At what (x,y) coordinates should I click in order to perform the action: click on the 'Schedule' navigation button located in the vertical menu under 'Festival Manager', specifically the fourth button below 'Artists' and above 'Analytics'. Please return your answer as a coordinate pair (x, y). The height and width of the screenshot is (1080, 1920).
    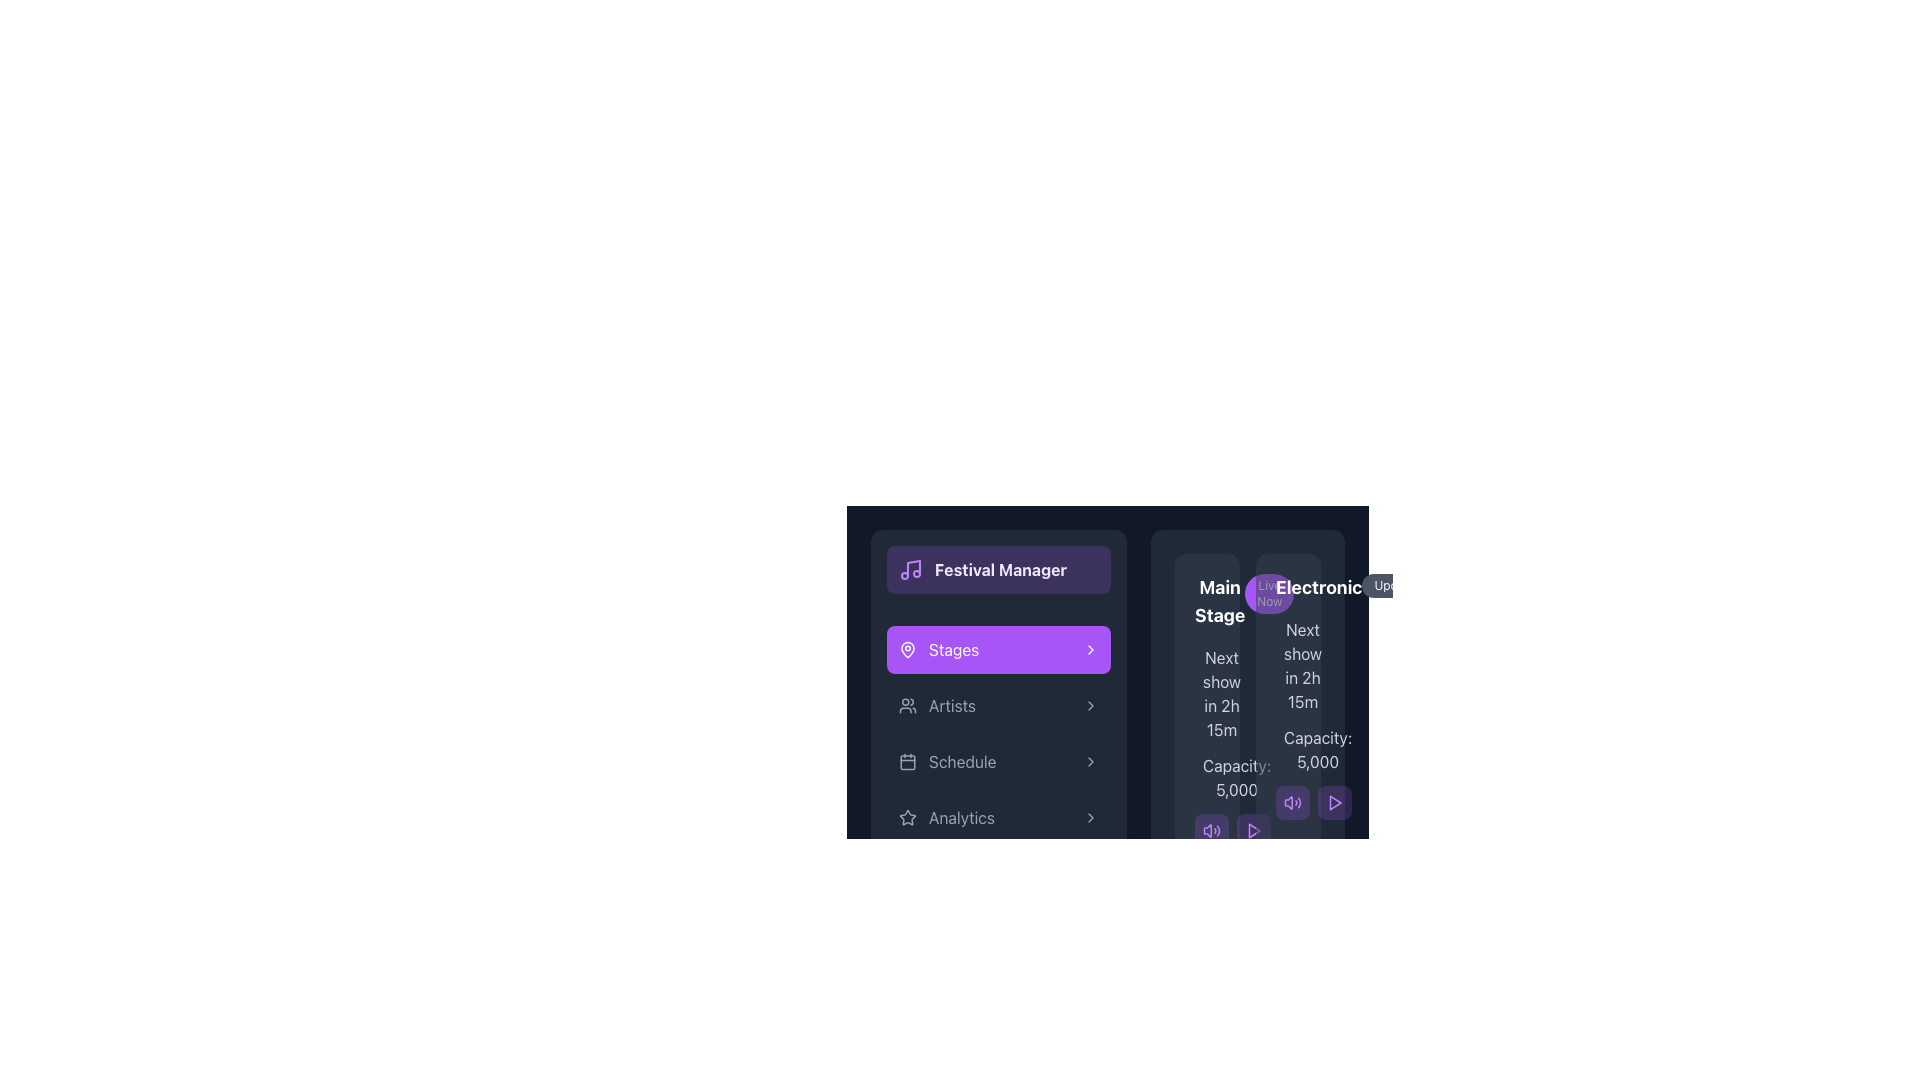
    Looking at the image, I should click on (998, 762).